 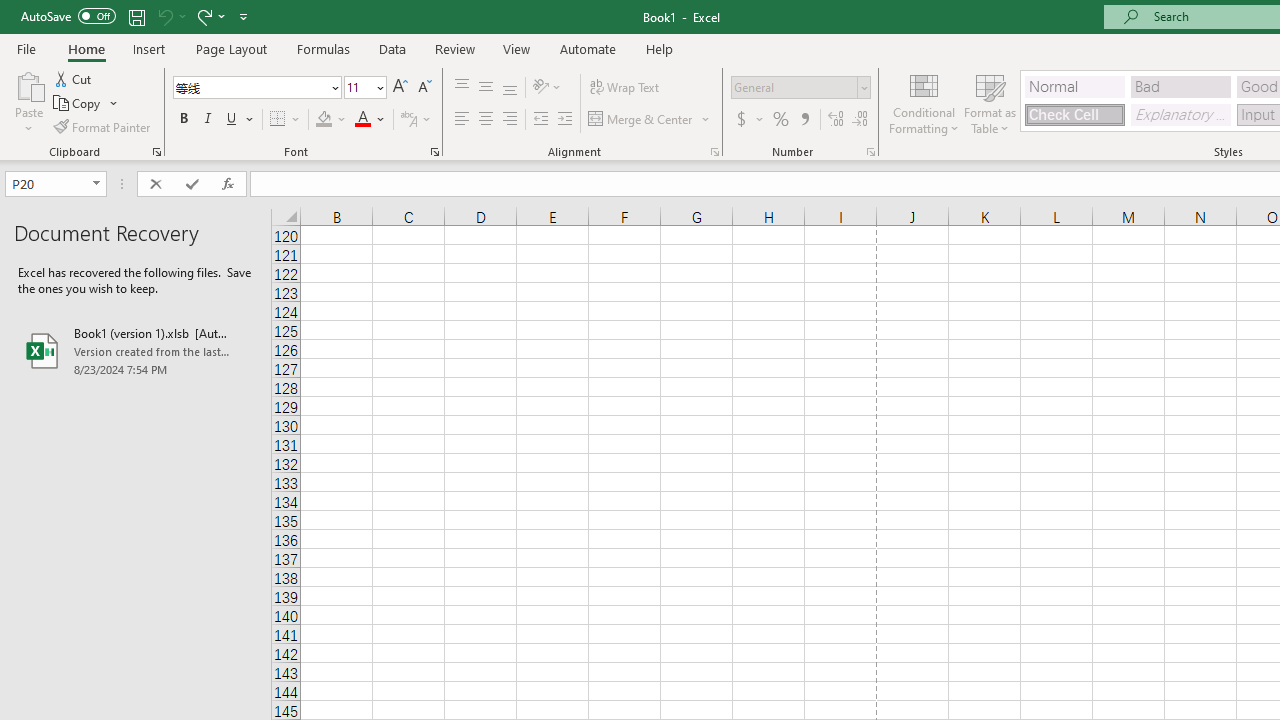 What do you see at coordinates (805, 119) in the screenshot?
I see `'Comma Style'` at bounding box center [805, 119].